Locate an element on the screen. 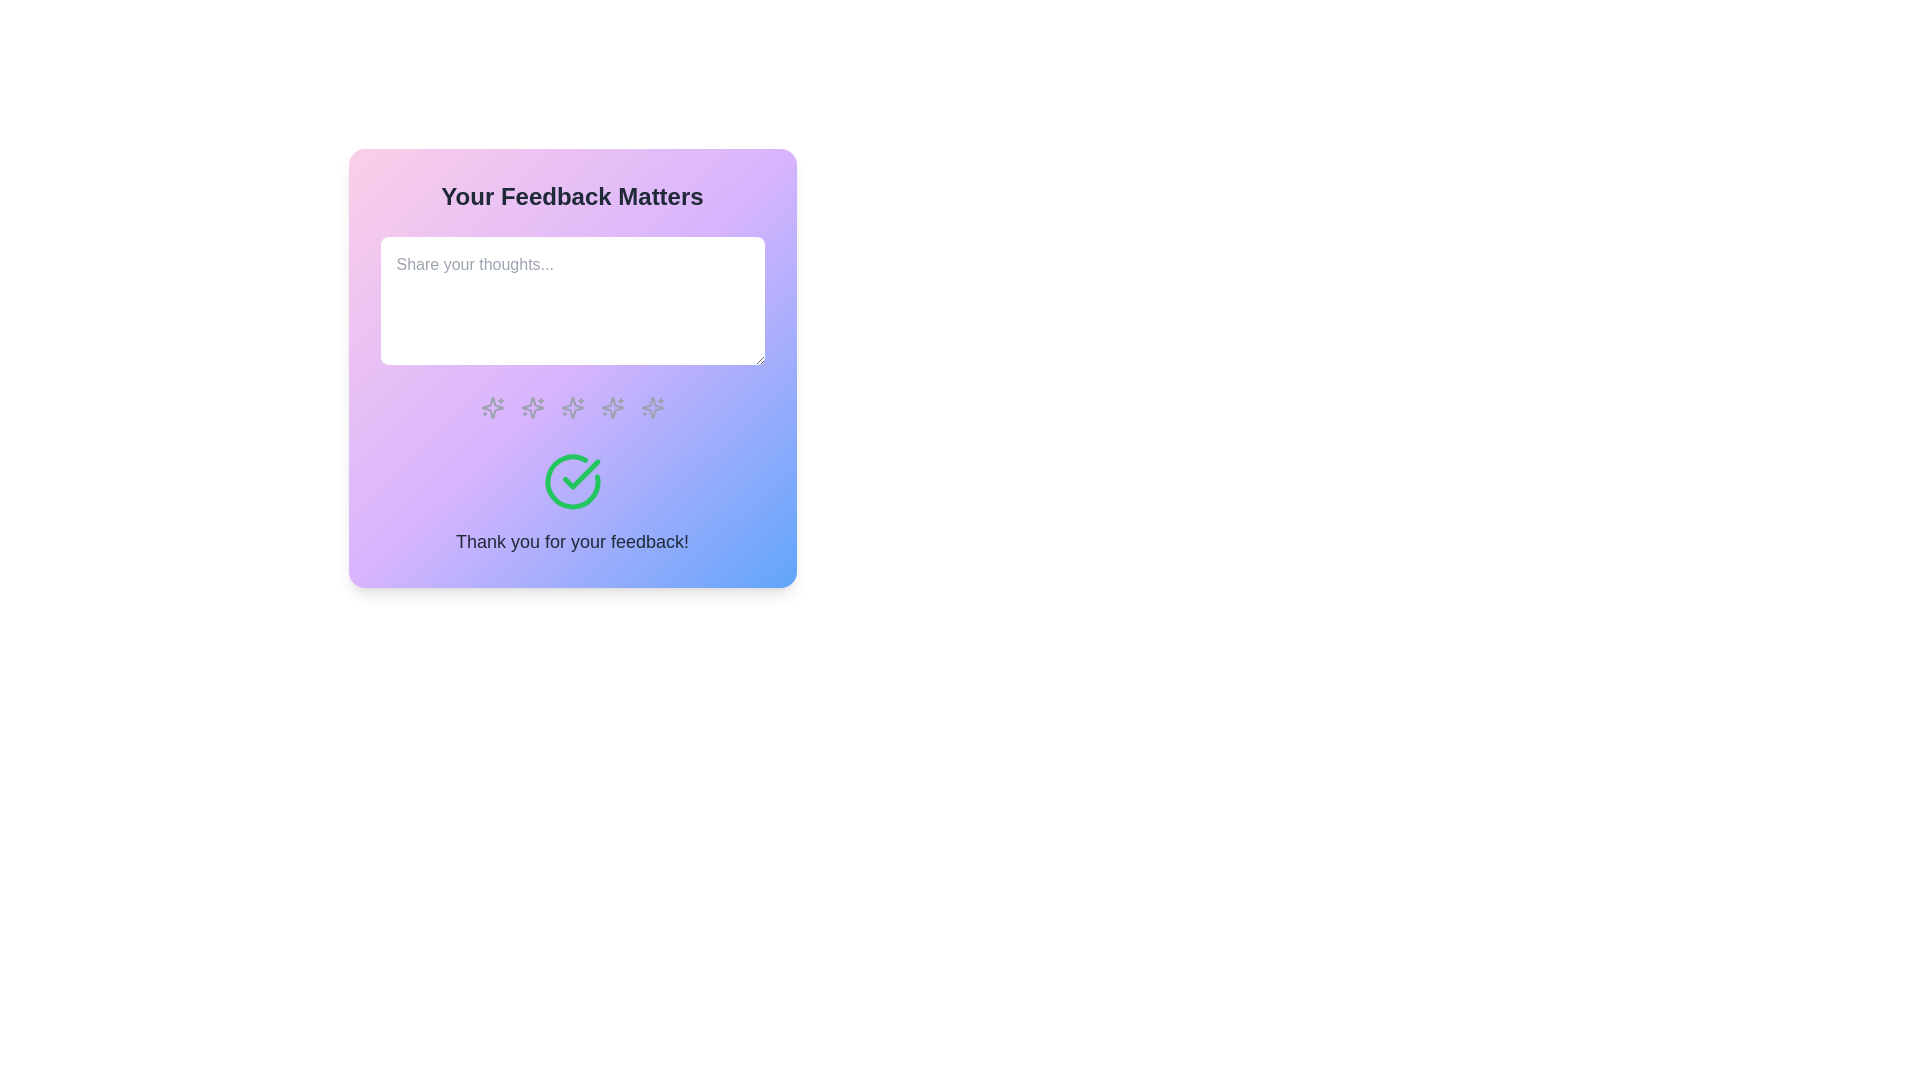 Image resolution: width=1920 pixels, height=1080 pixels. the decorative icon, which is the fourth in a horizontal group located at the center bottom of the card interface beneath the 'Share your thoughts...' text input box is located at coordinates (571, 407).